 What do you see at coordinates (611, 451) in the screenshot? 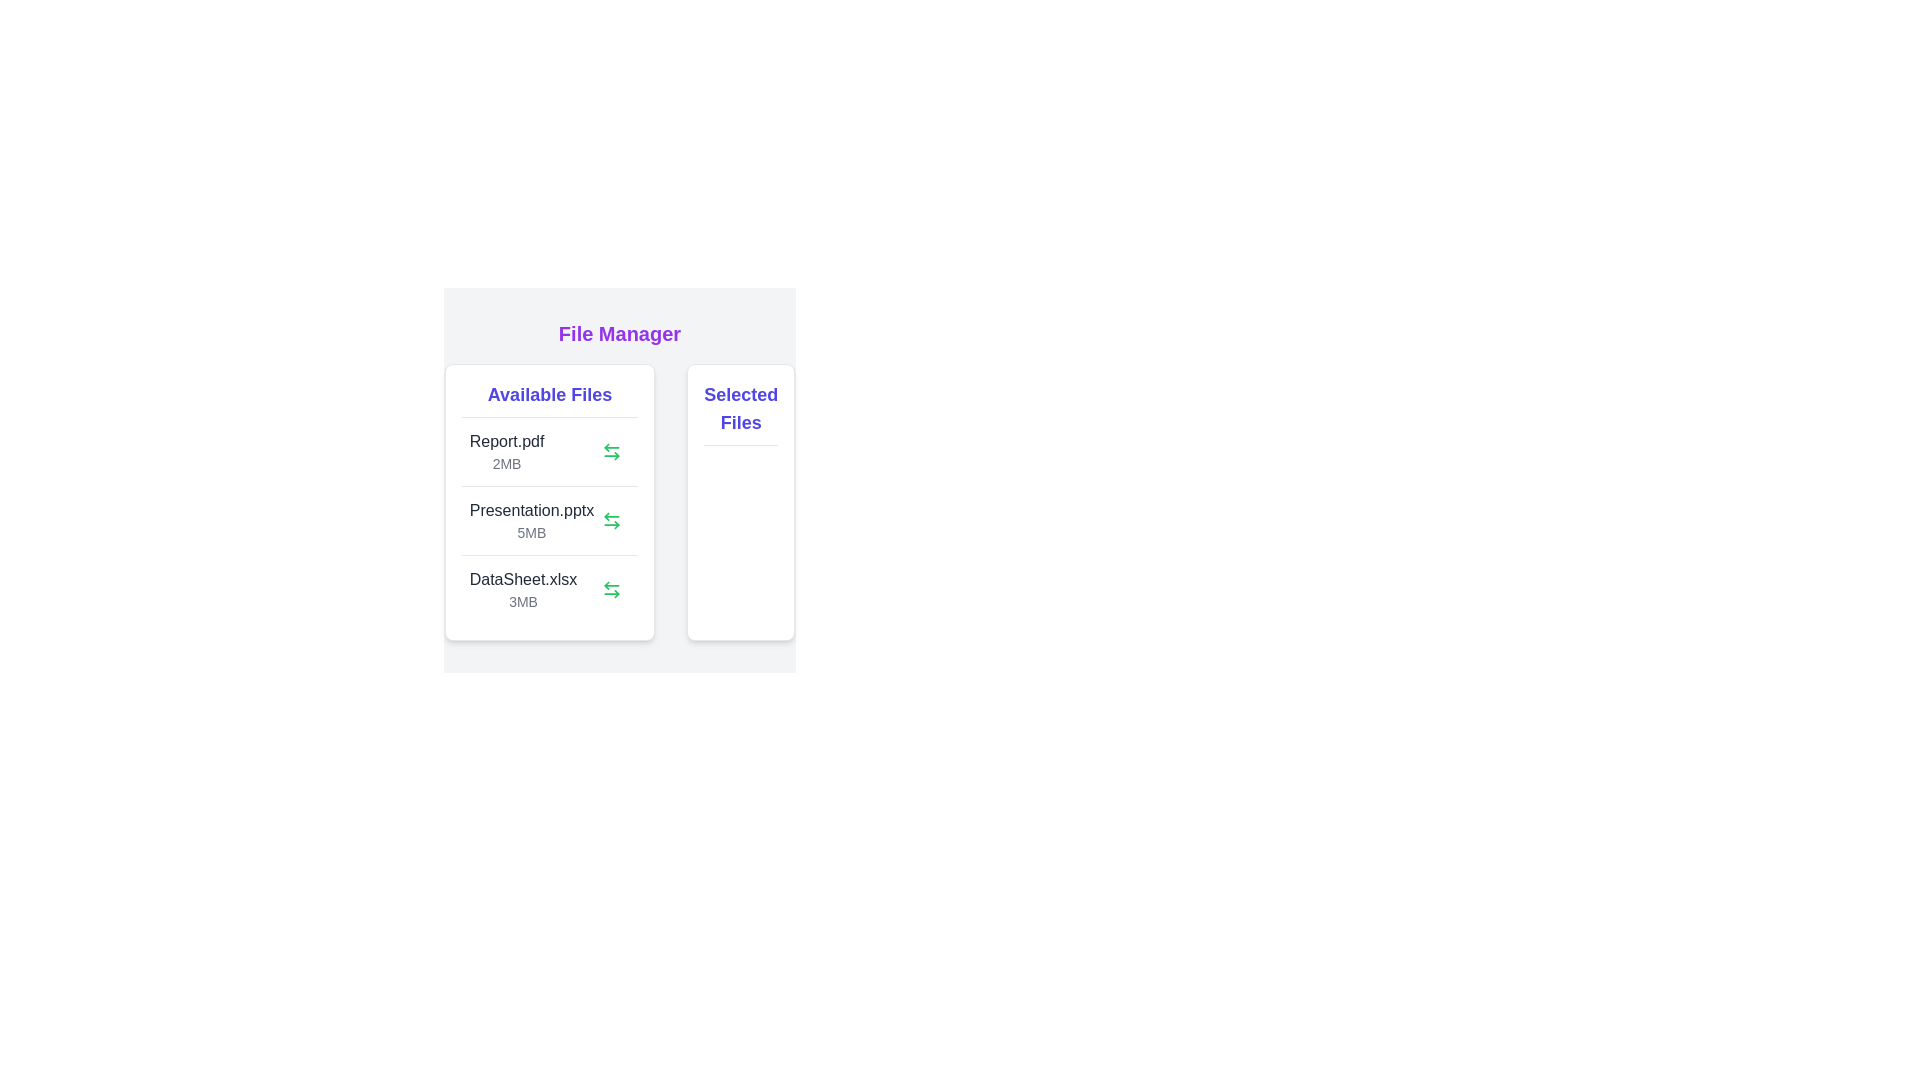
I see `the green double-sided arrow icon button located to the right of the 'Report.pdf' text in the 'Available Files' section` at bounding box center [611, 451].